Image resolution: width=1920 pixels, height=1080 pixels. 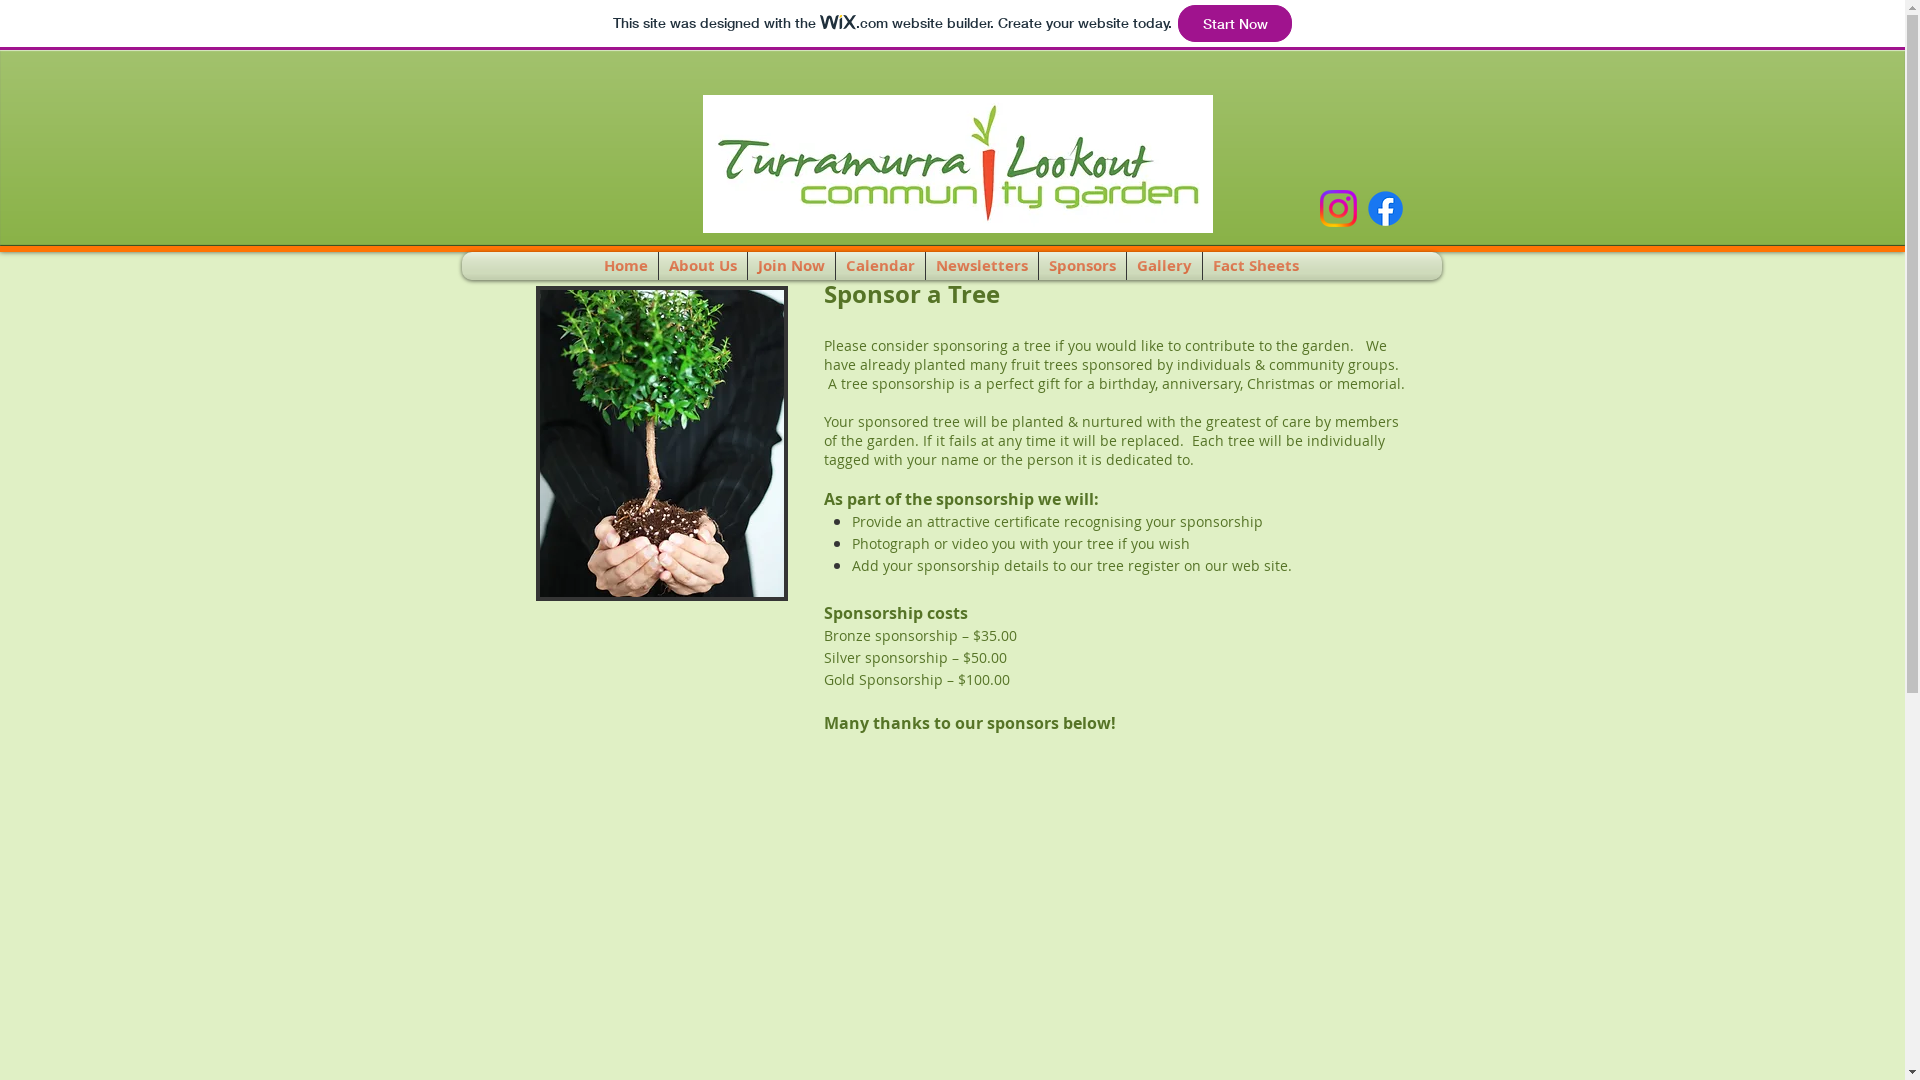 What do you see at coordinates (1255, 265) in the screenshot?
I see `'Fact Sheets'` at bounding box center [1255, 265].